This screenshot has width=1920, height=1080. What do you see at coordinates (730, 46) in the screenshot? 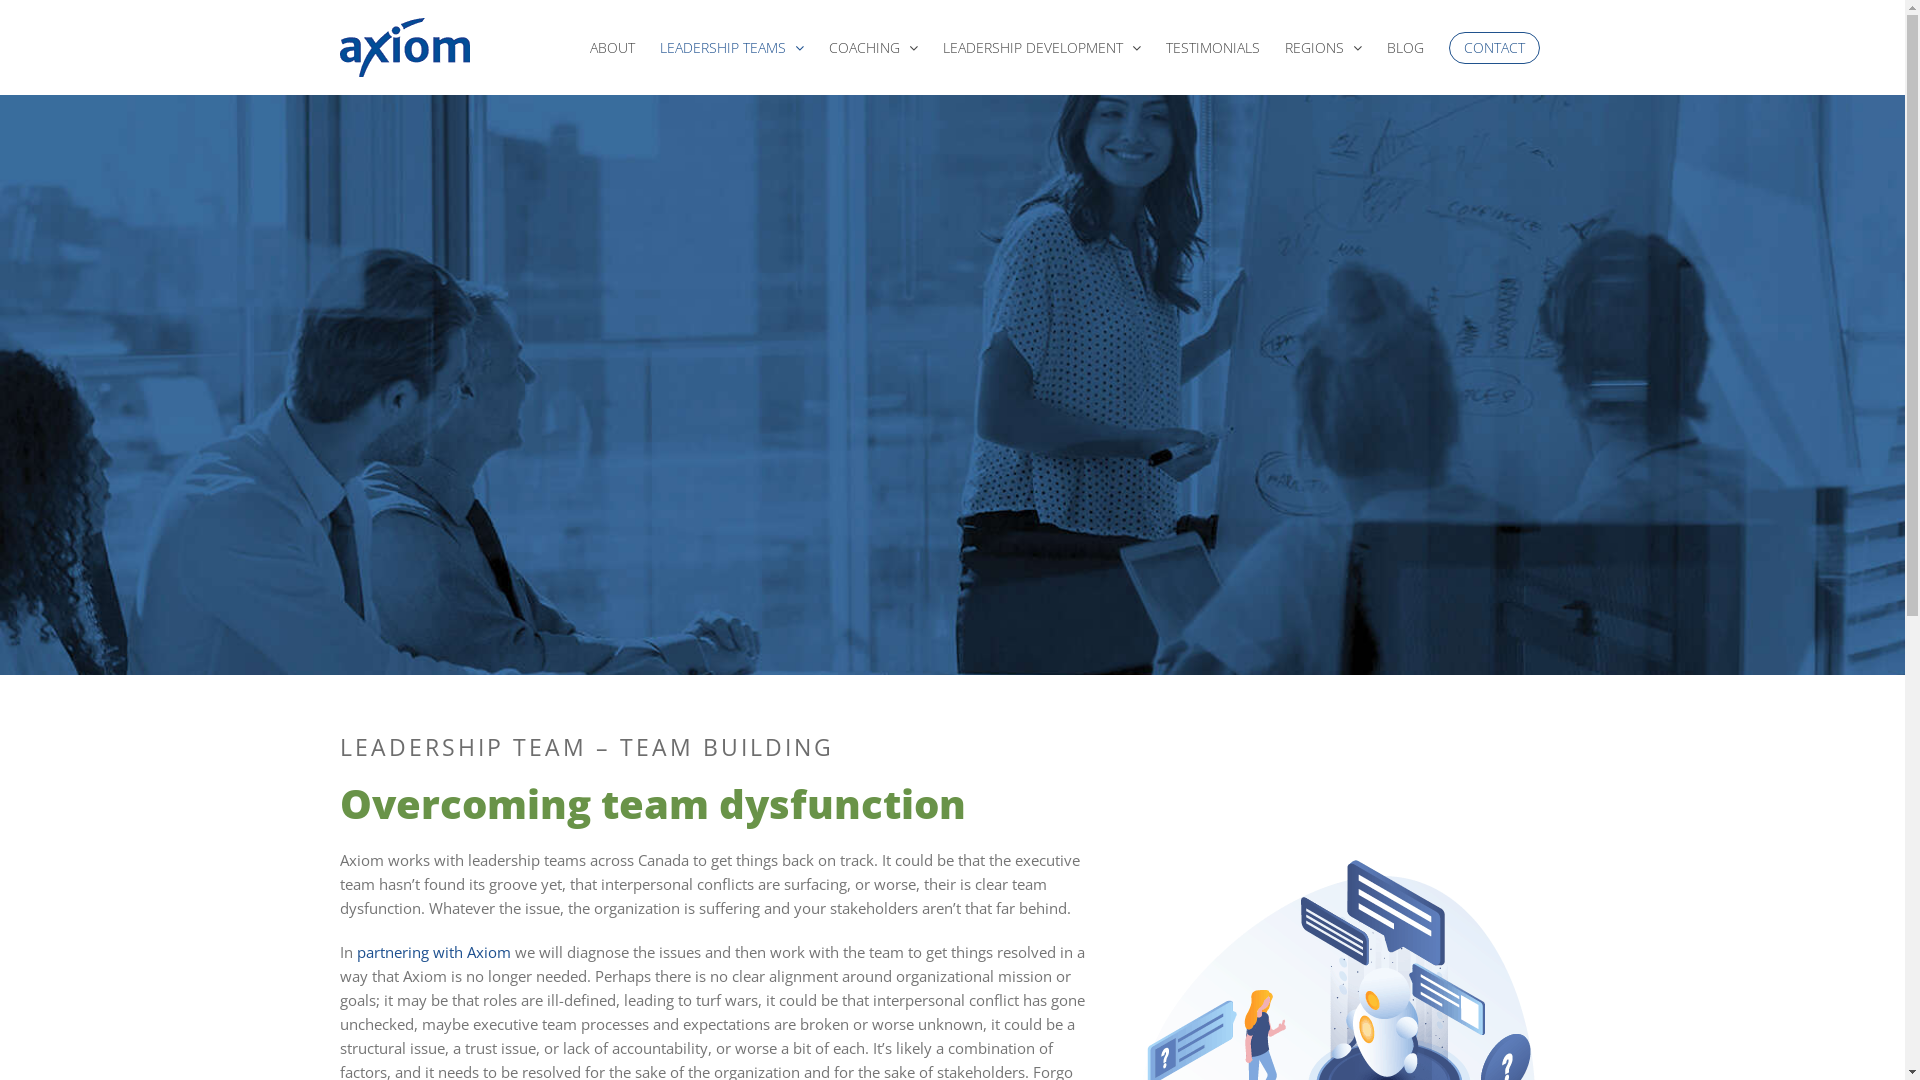
I see `'LEADERSHIP TEAMS'` at bounding box center [730, 46].